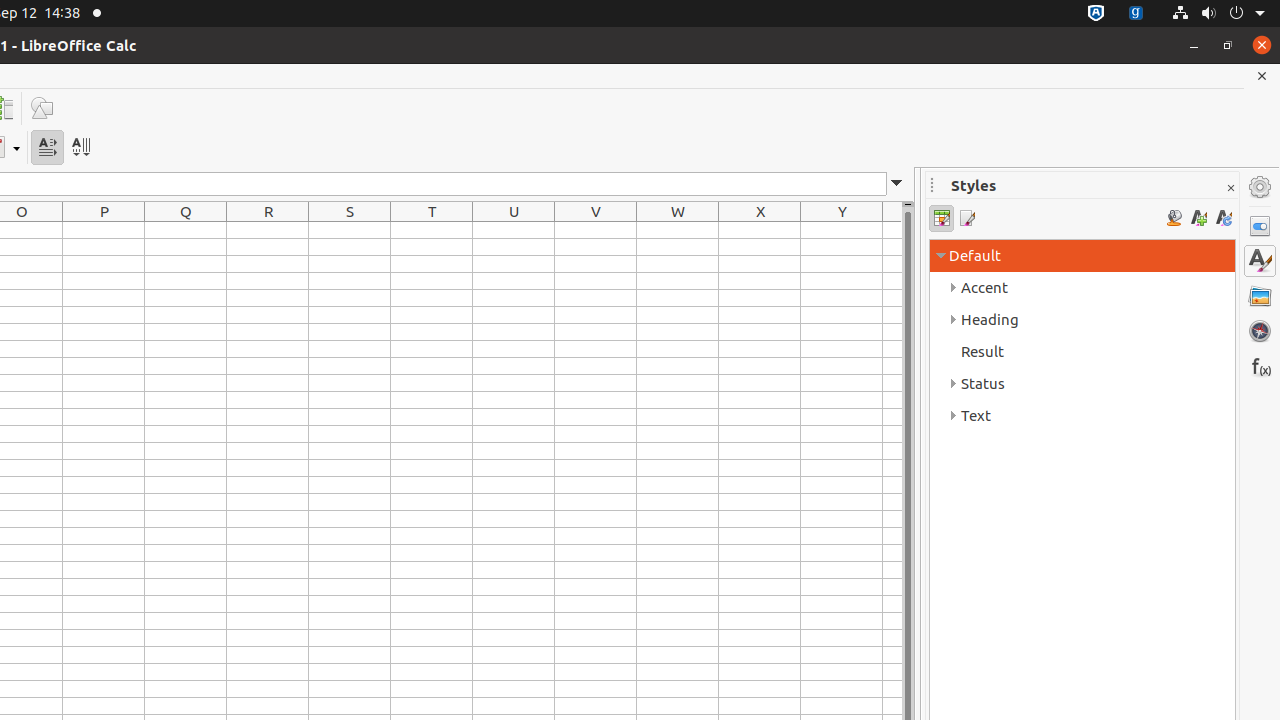 This screenshot has width=1280, height=720. What do you see at coordinates (1136, 13) in the screenshot?
I see `':1.21/StatusNotifierItem'` at bounding box center [1136, 13].